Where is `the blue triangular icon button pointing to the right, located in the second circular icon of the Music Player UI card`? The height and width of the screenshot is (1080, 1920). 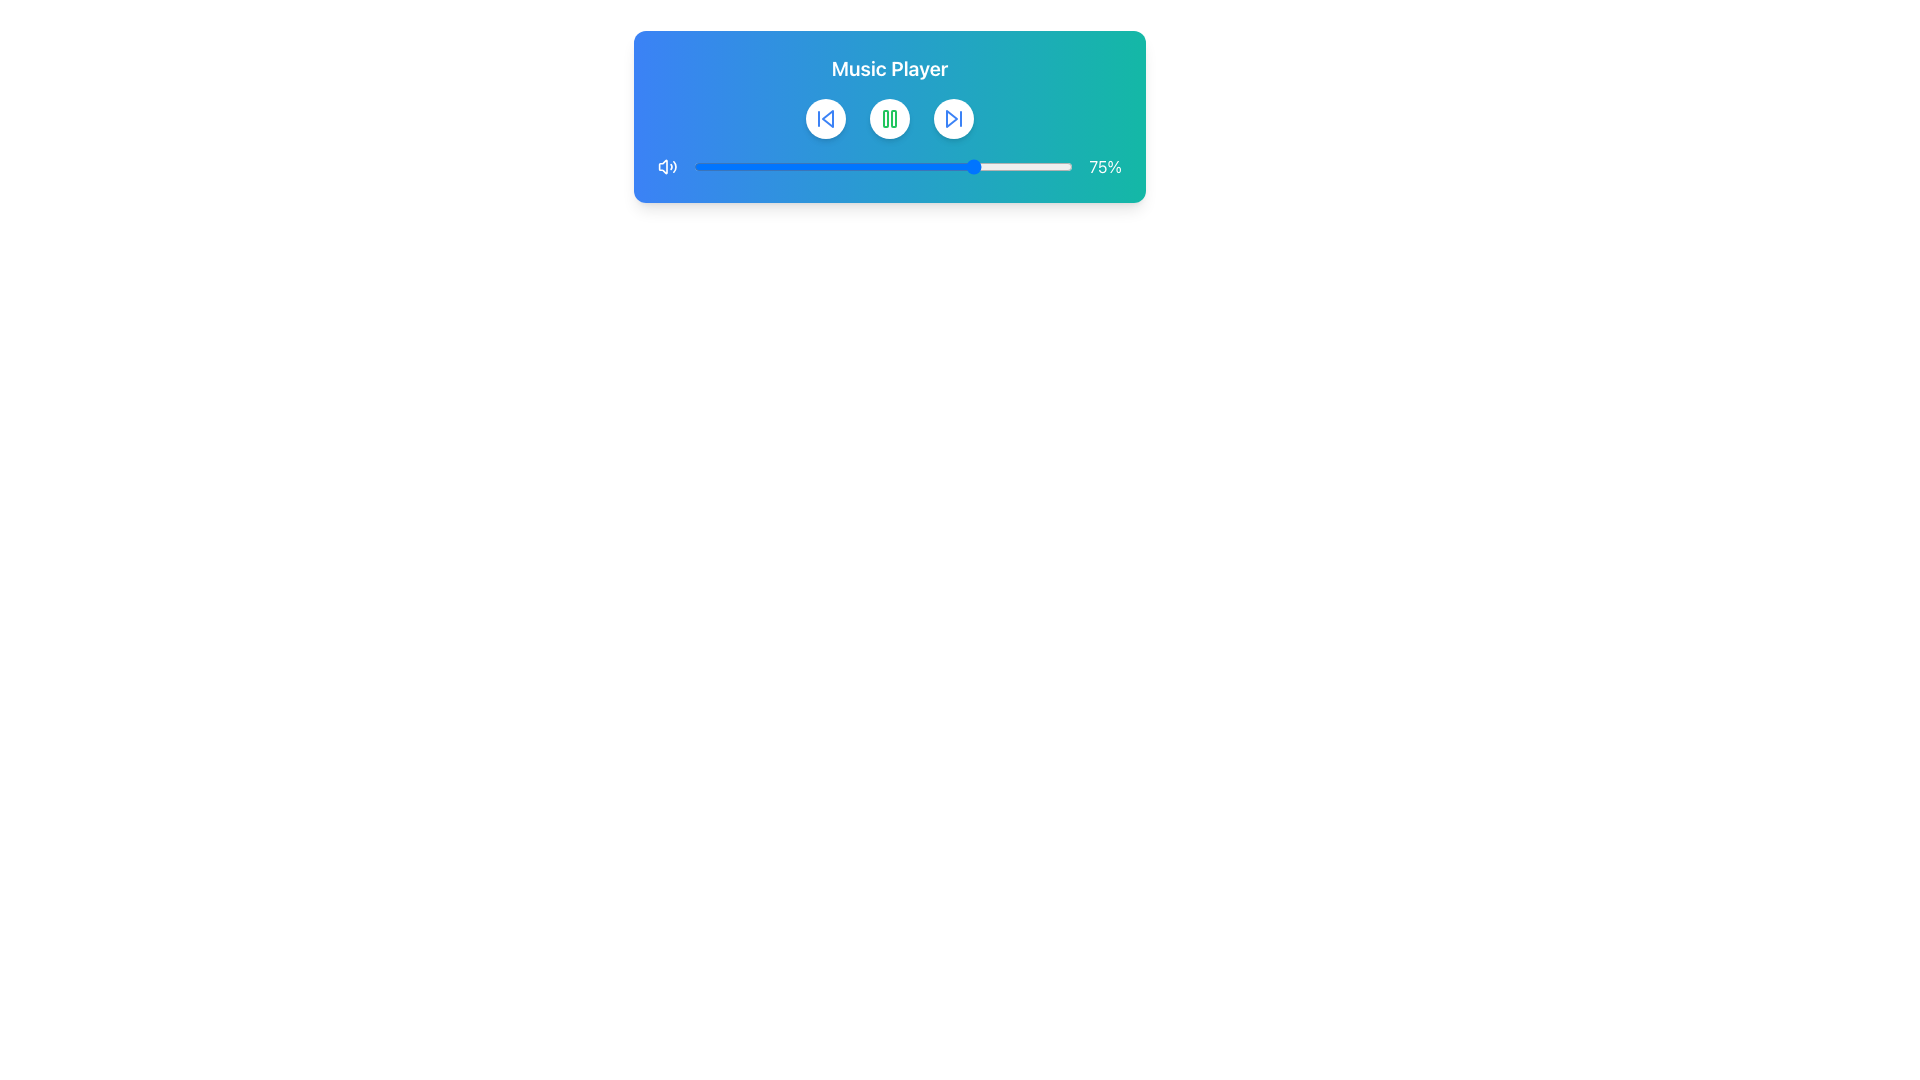
the blue triangular icon button pointing to the right, located in the second circular icon of the Music Player UI card is located at coordinates (950, 119).